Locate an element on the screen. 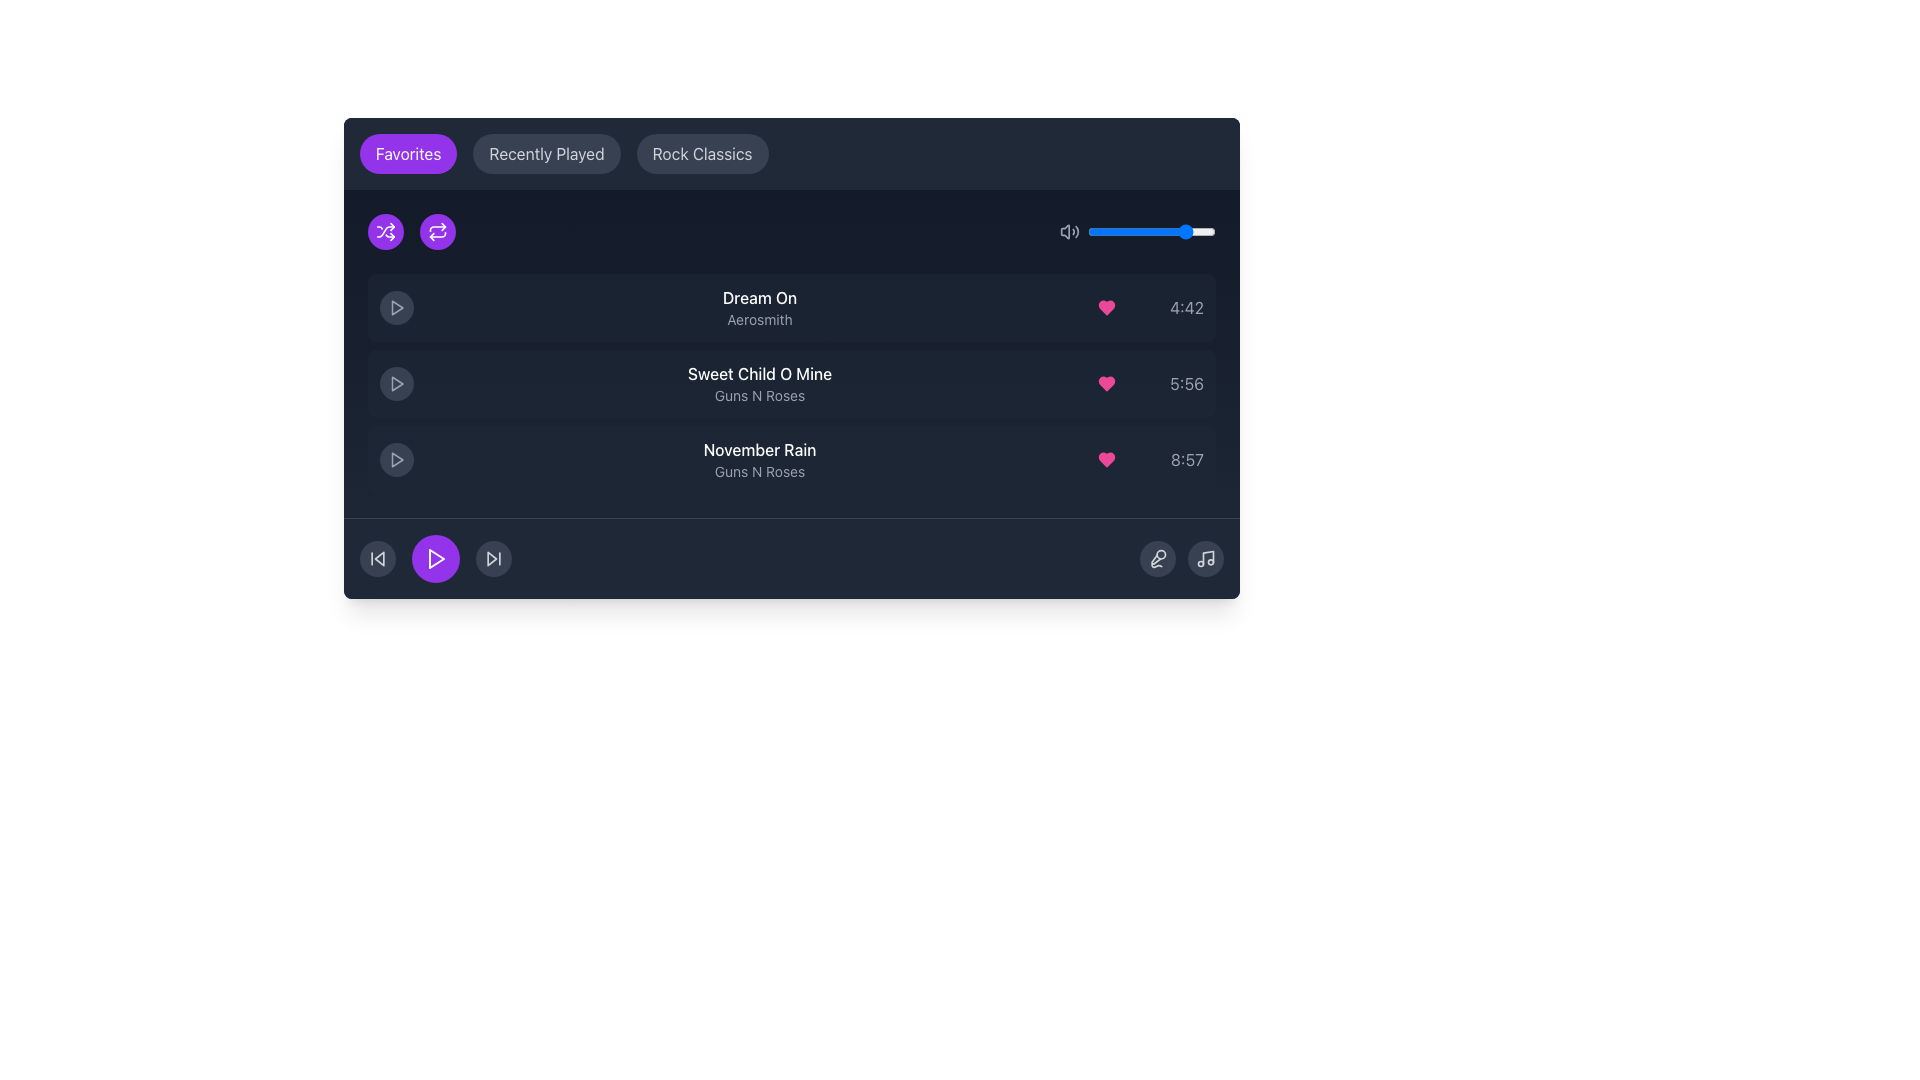 The width and height of the screenshot is (1920, 1080). the play button located at the bottom center of the interface, which is positioned between the backward-skip and forward-skip buttons is located at coordinates (435, 559).